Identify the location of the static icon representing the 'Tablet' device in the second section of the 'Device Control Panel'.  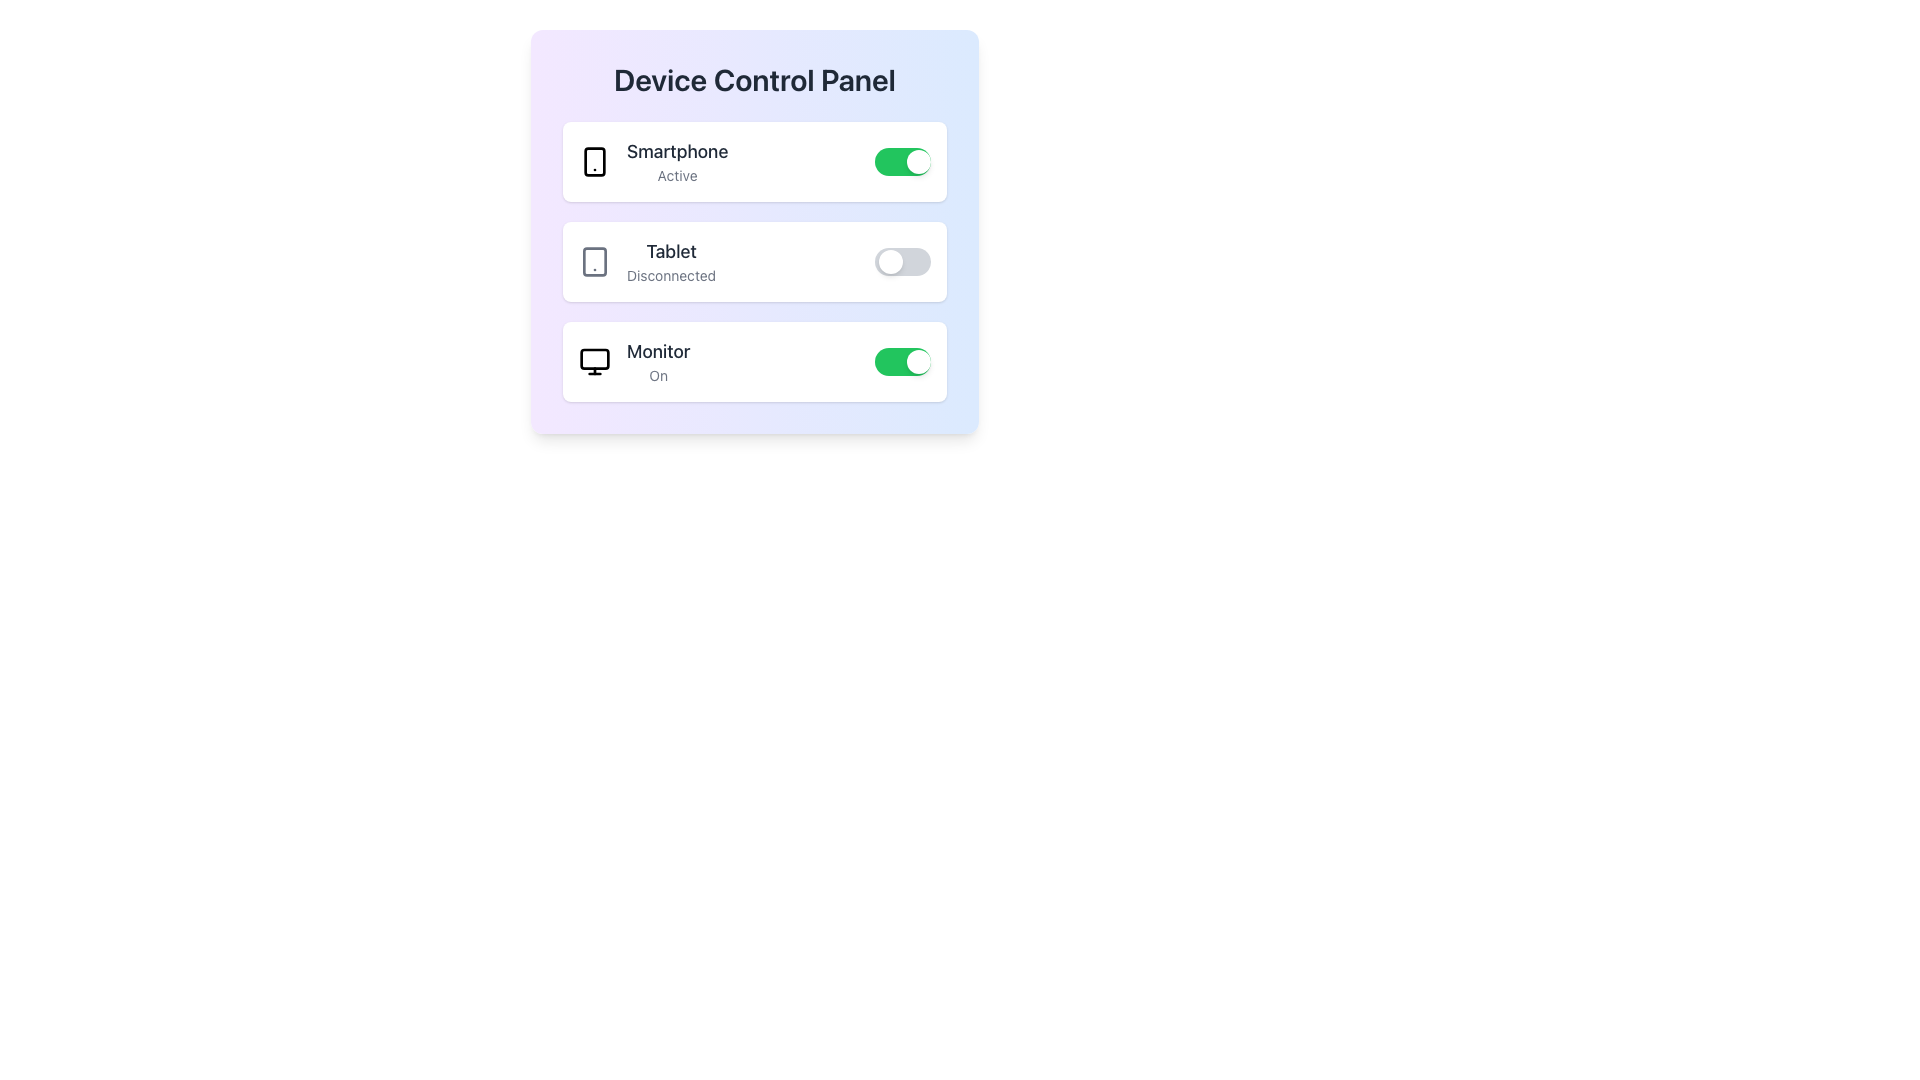
(594, 261).